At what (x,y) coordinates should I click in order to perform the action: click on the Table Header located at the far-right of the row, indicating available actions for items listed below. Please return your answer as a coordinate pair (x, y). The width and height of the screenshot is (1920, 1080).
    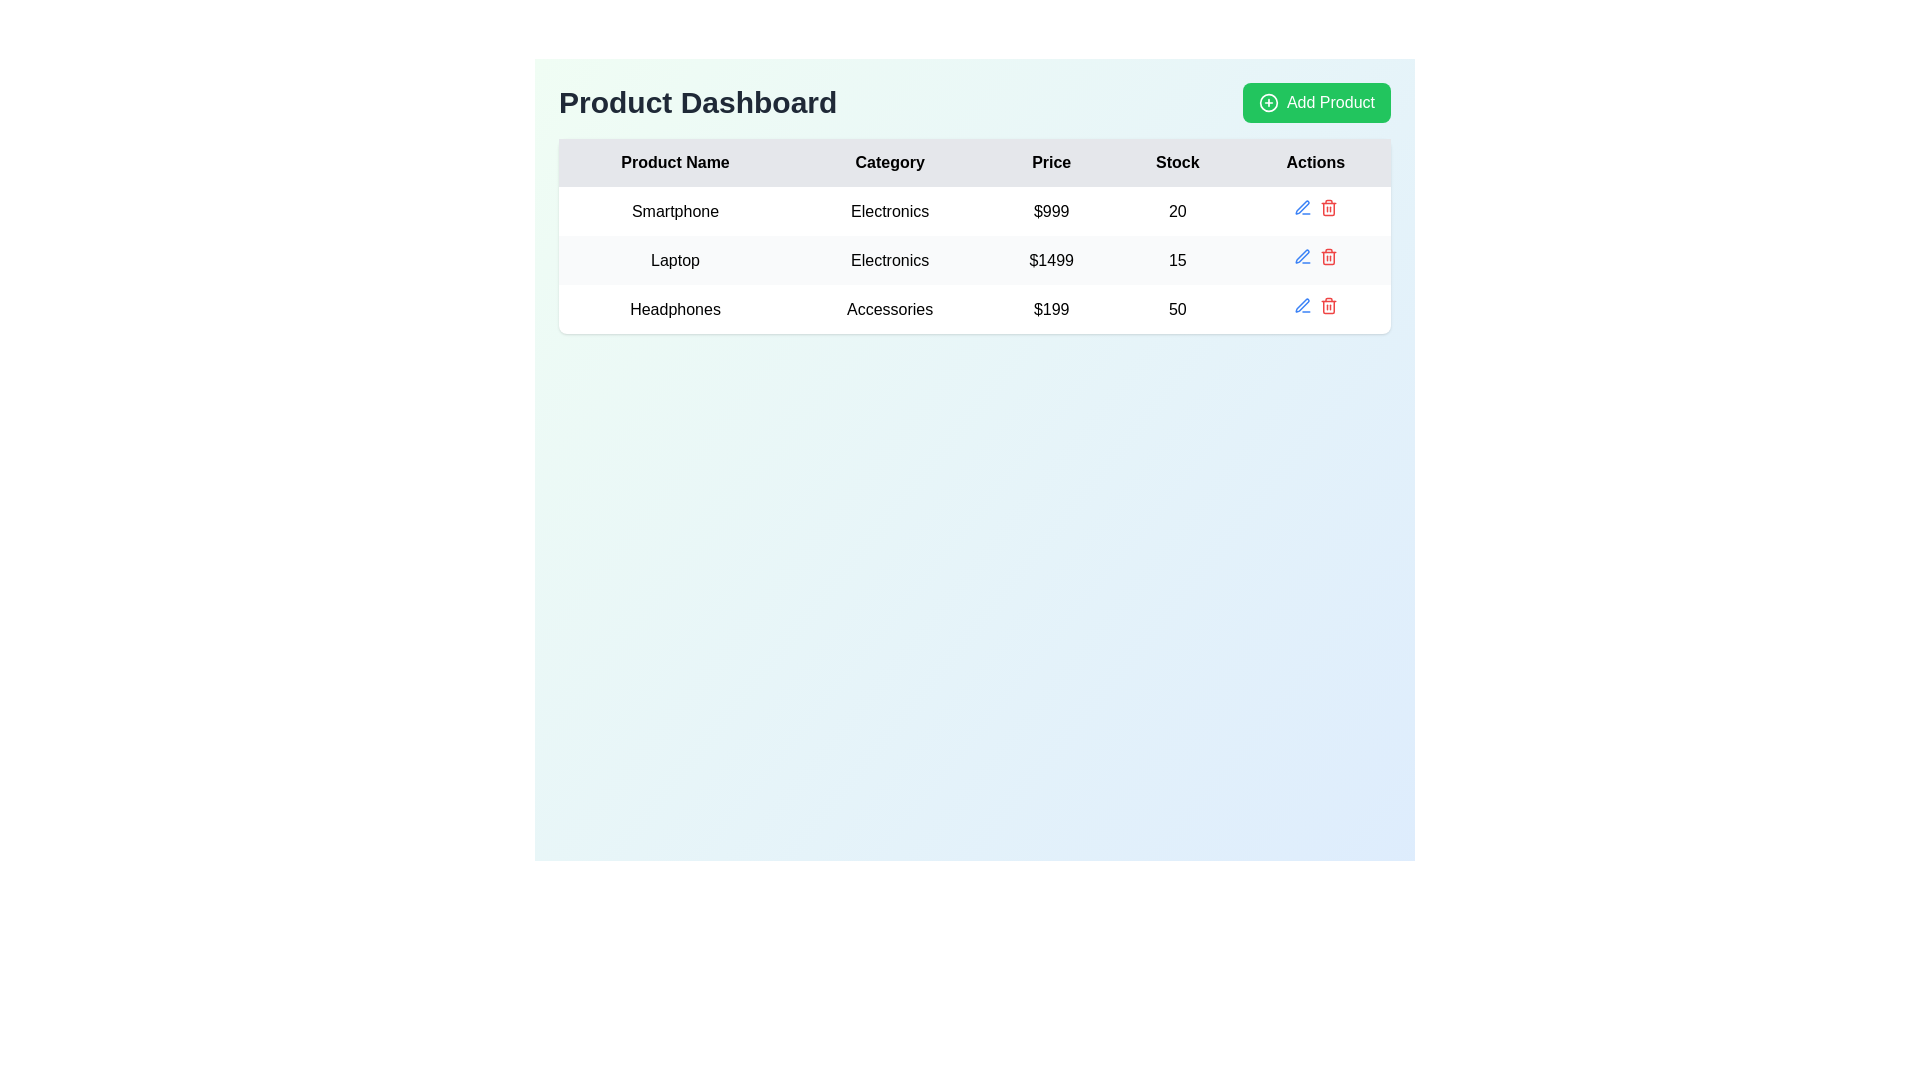
    Looking at the image, I should click on (1315, 161).